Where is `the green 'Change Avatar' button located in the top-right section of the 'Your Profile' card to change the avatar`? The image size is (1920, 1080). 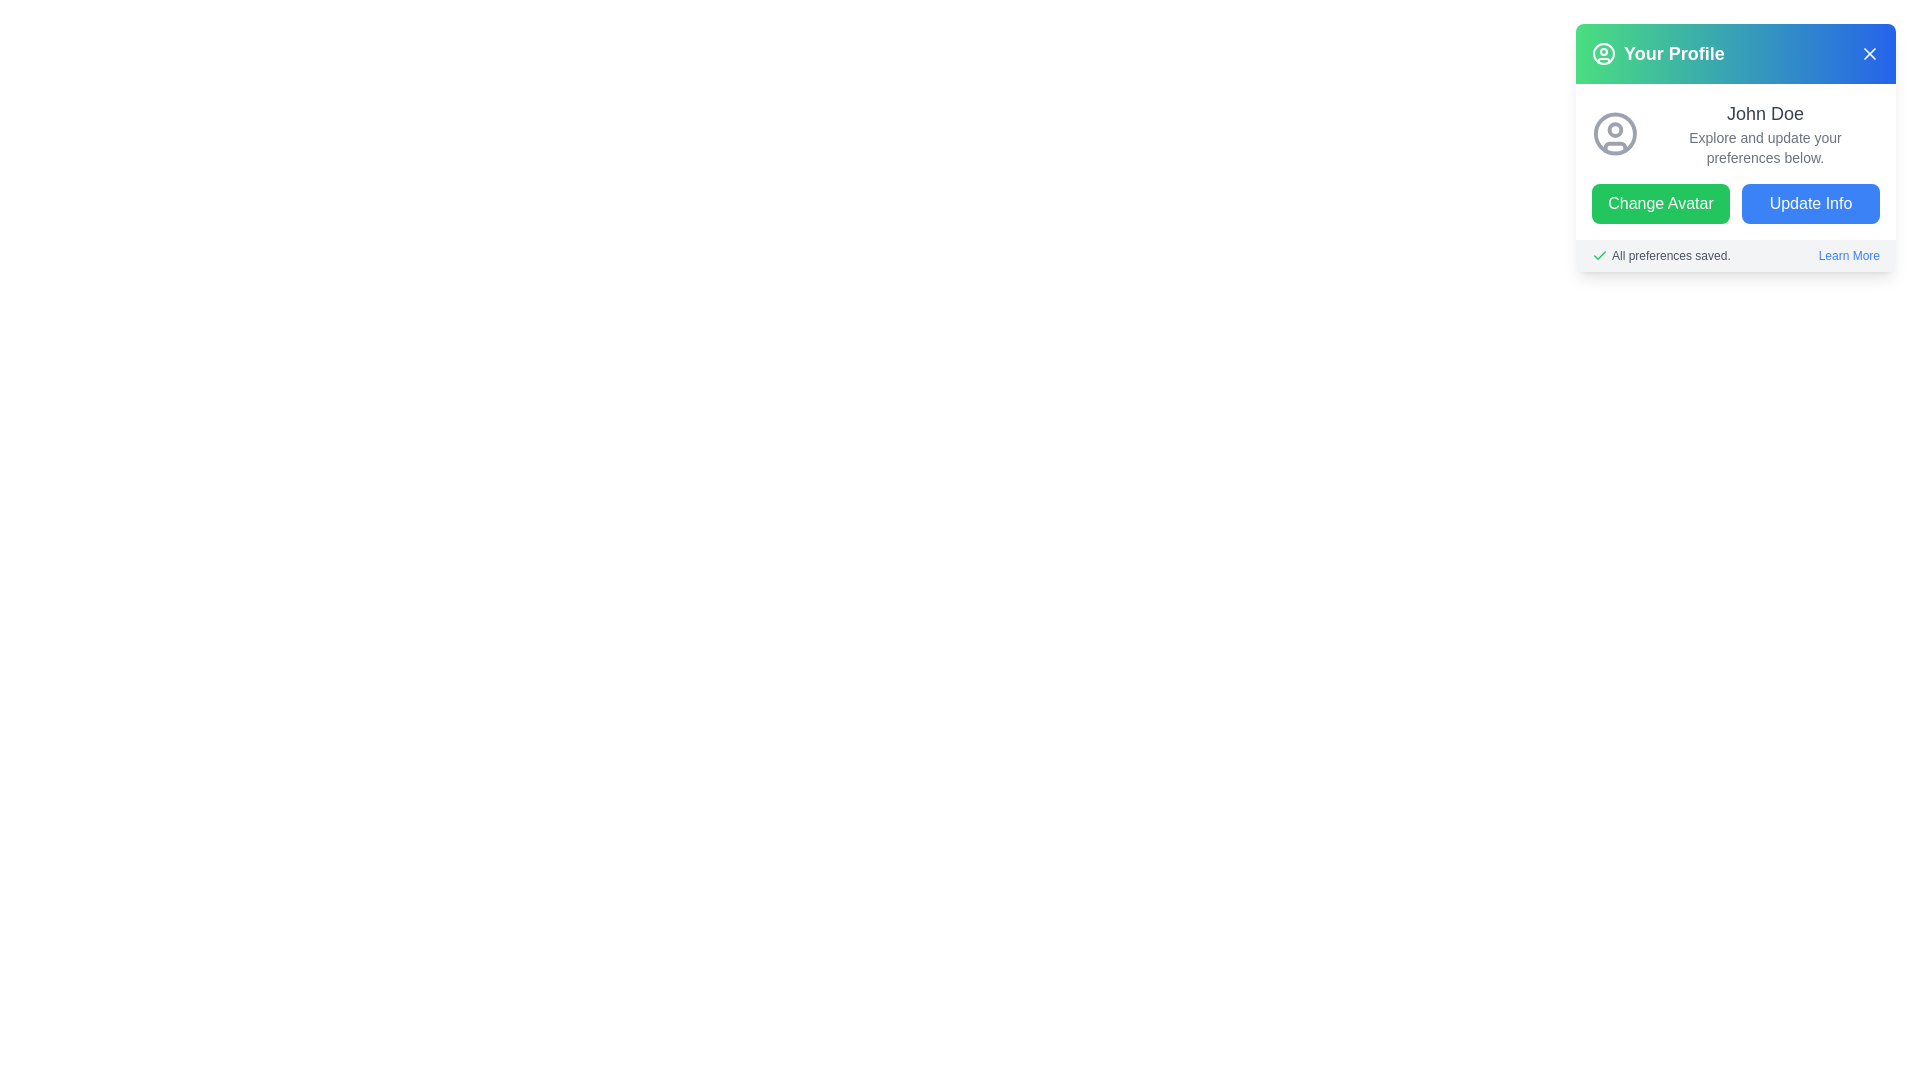 the green 'Change Avatar' button located in the top-right section of the 'Your Profile' card to change the avatar is located at coordinates (1660, 204).